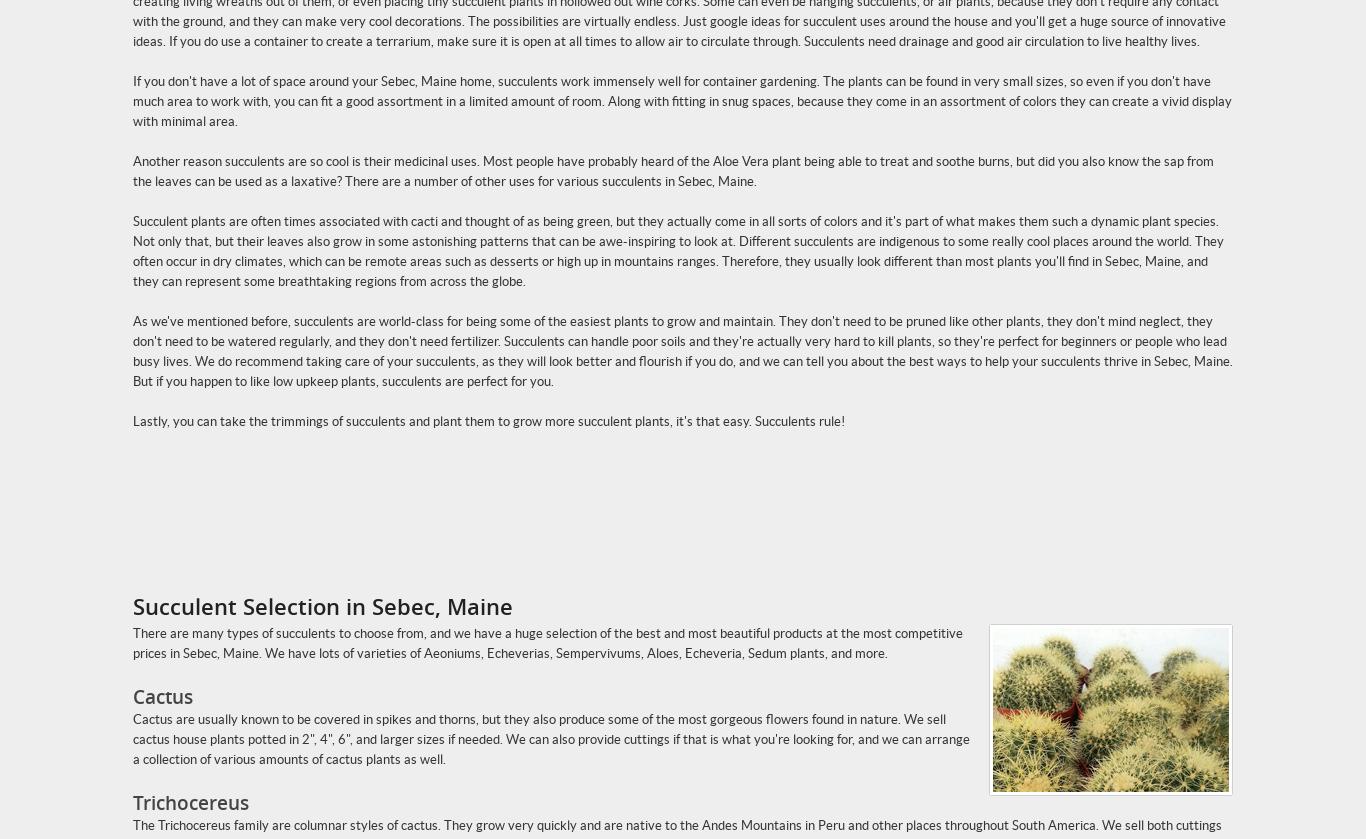  I want to click on 'Succulent Selection in Sebec, Maine', so click(323, 606).